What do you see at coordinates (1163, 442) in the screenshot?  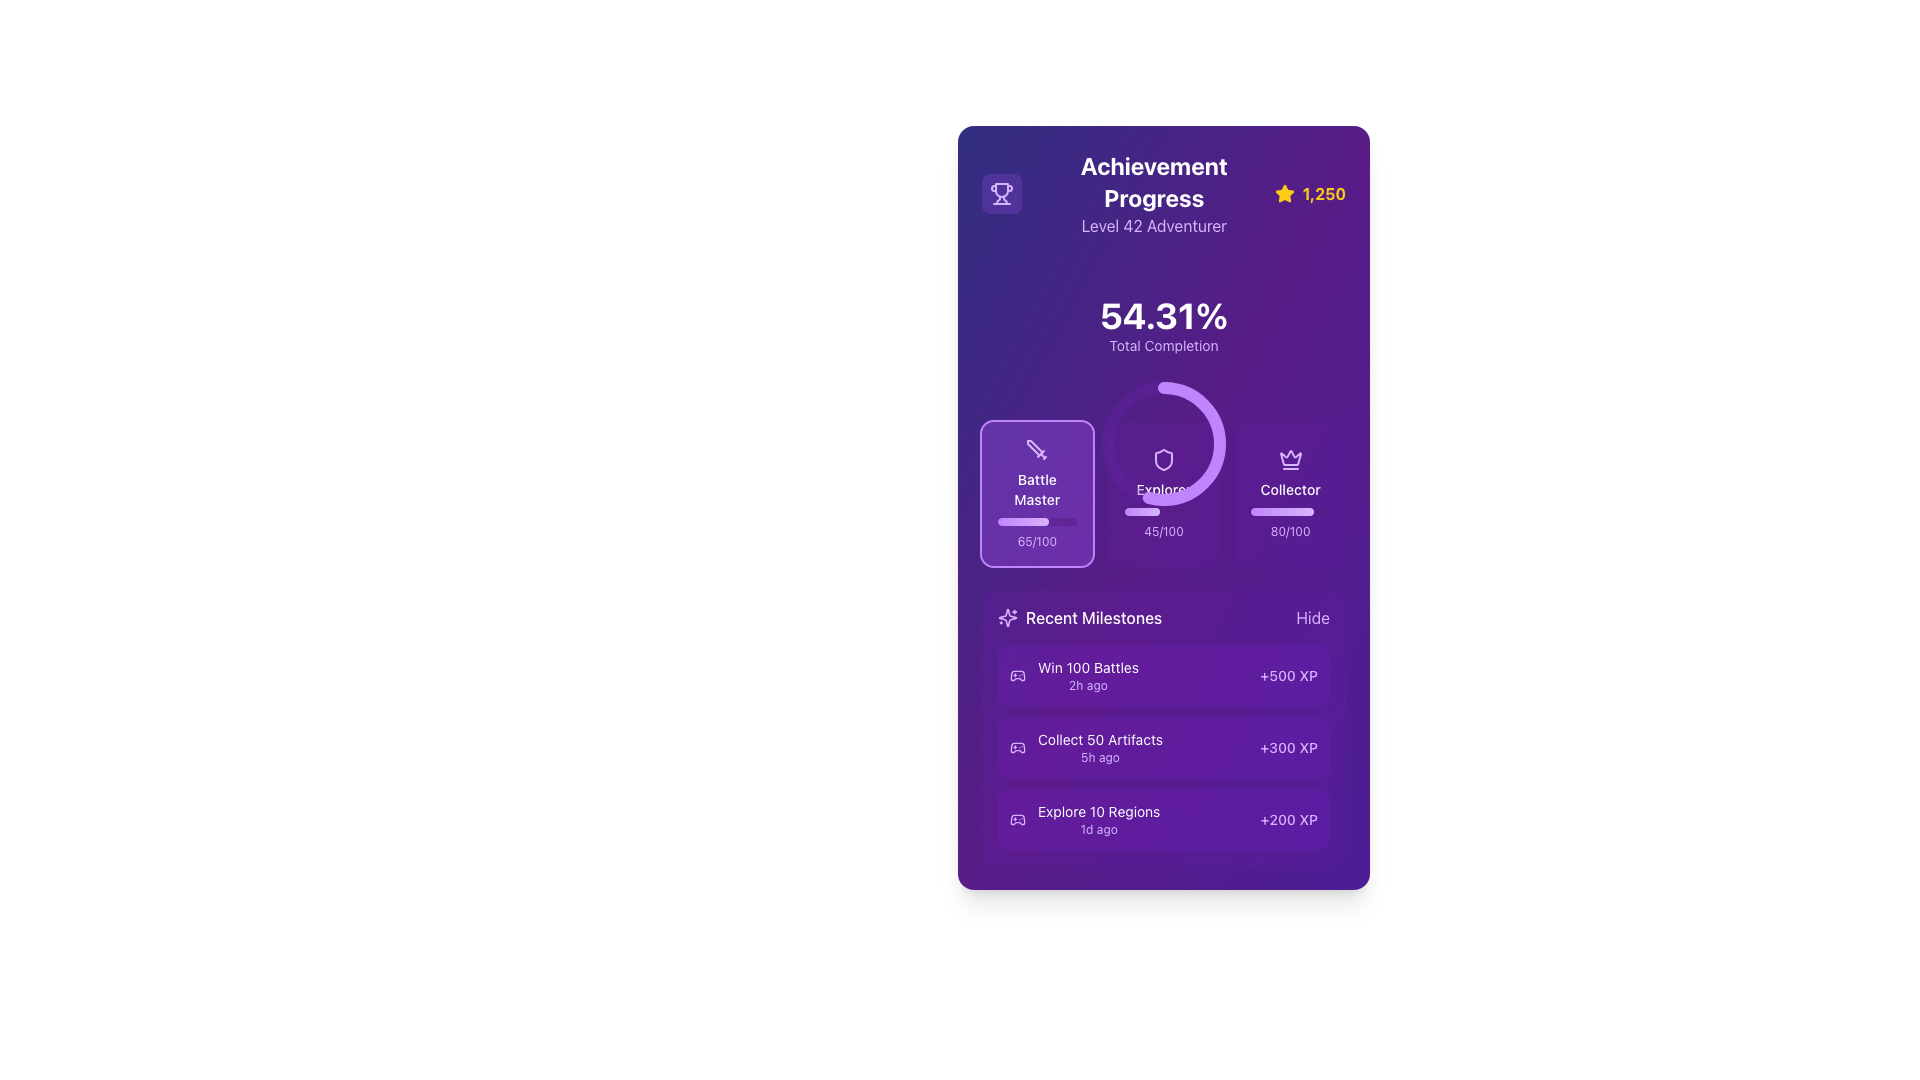 I see `associated label for the Circular progress indicator located under the 'Total Completion' label and next to 'Battle Master' and 'Collector'` at bounding box center [1163, 442].